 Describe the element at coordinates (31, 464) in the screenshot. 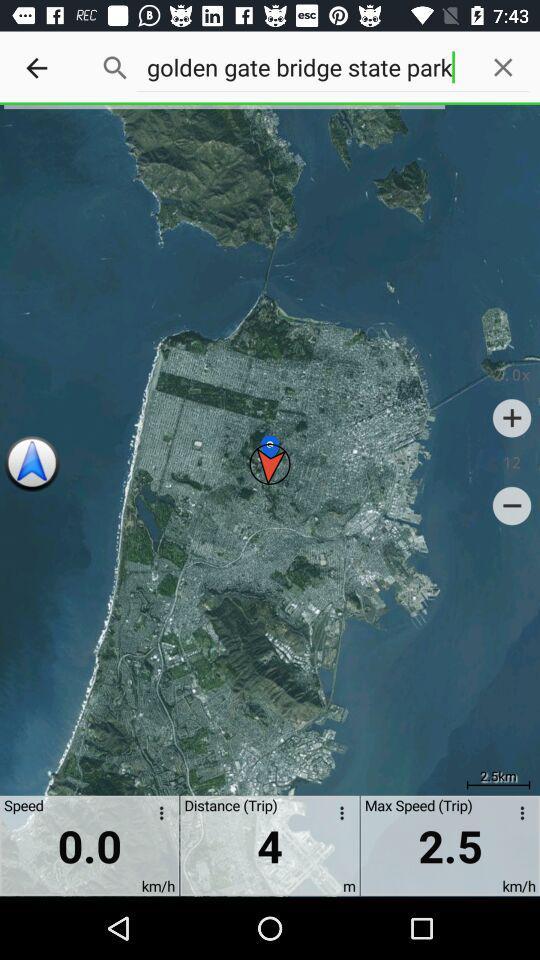

I see `the navigation icon` at that location.